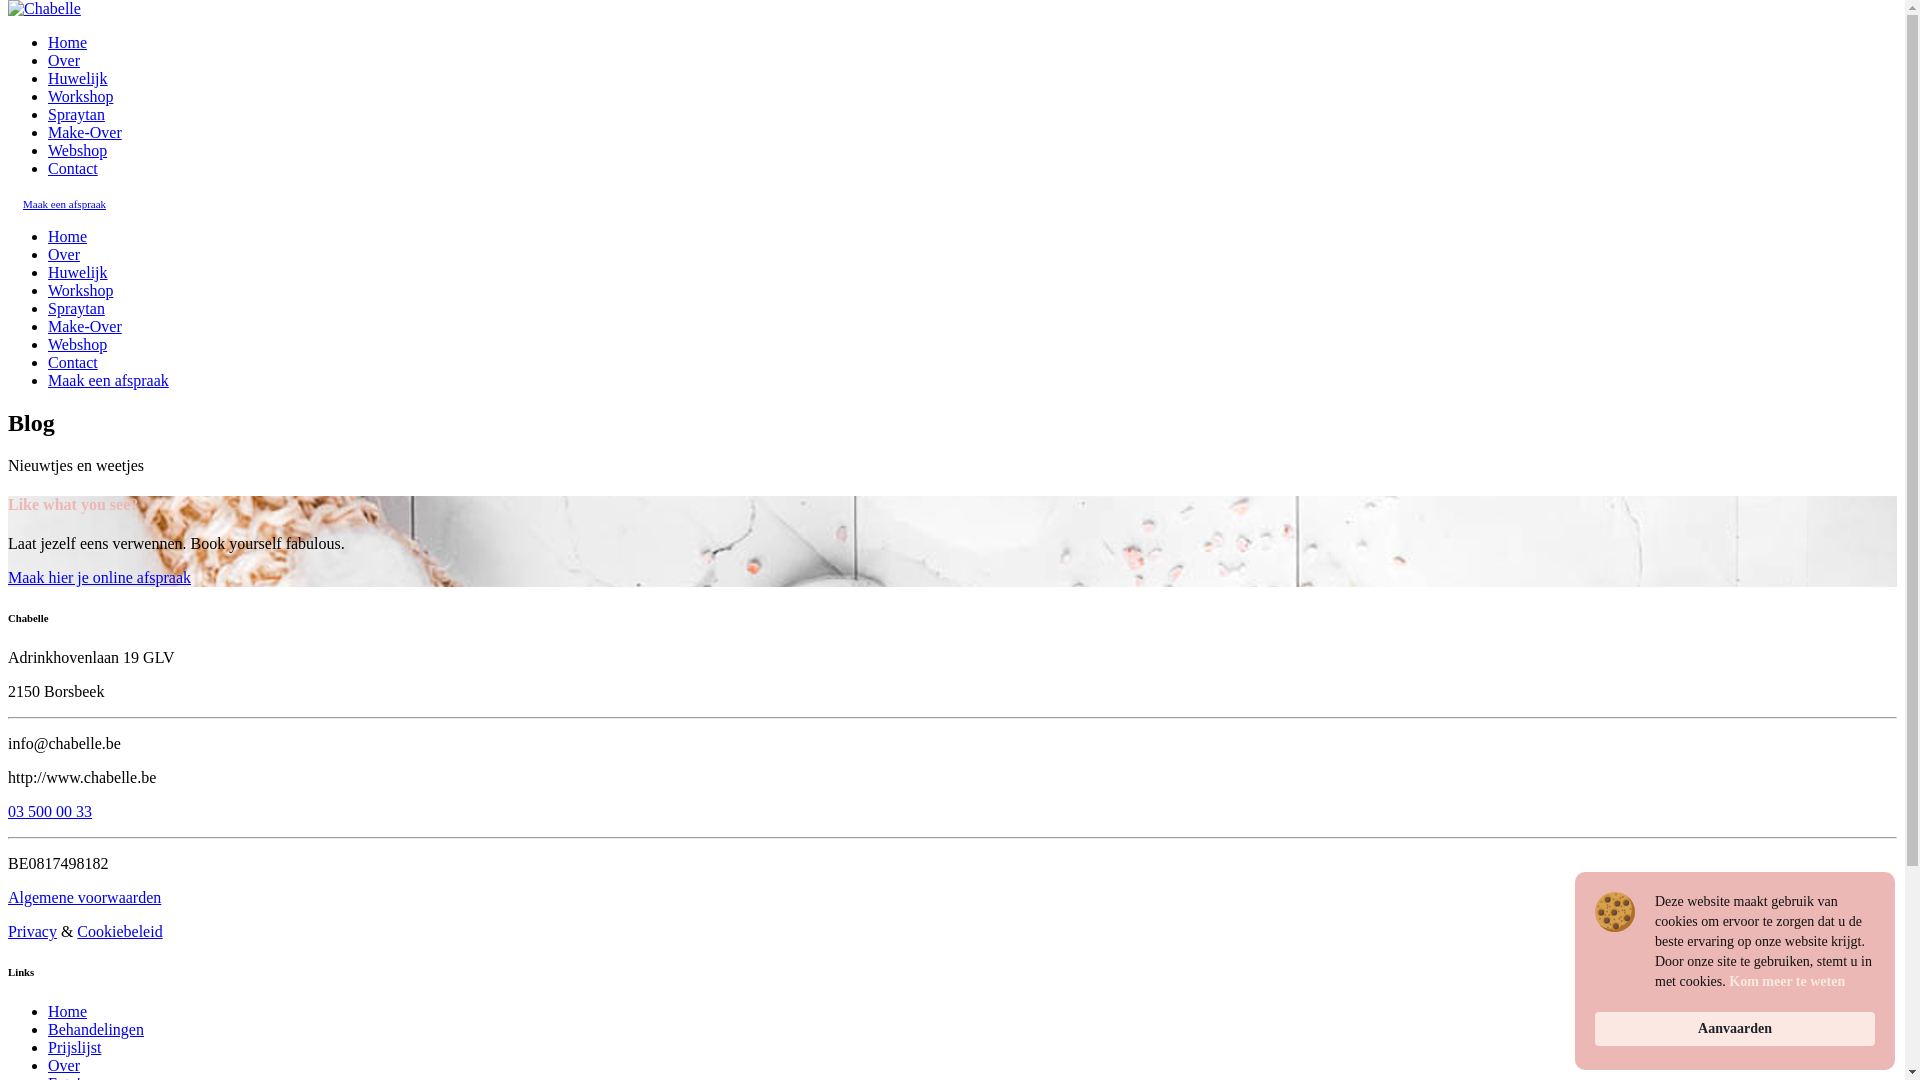 This screenshot has width=1920, height=1080. I want to click on 'Spraytan', so click(76, 114).